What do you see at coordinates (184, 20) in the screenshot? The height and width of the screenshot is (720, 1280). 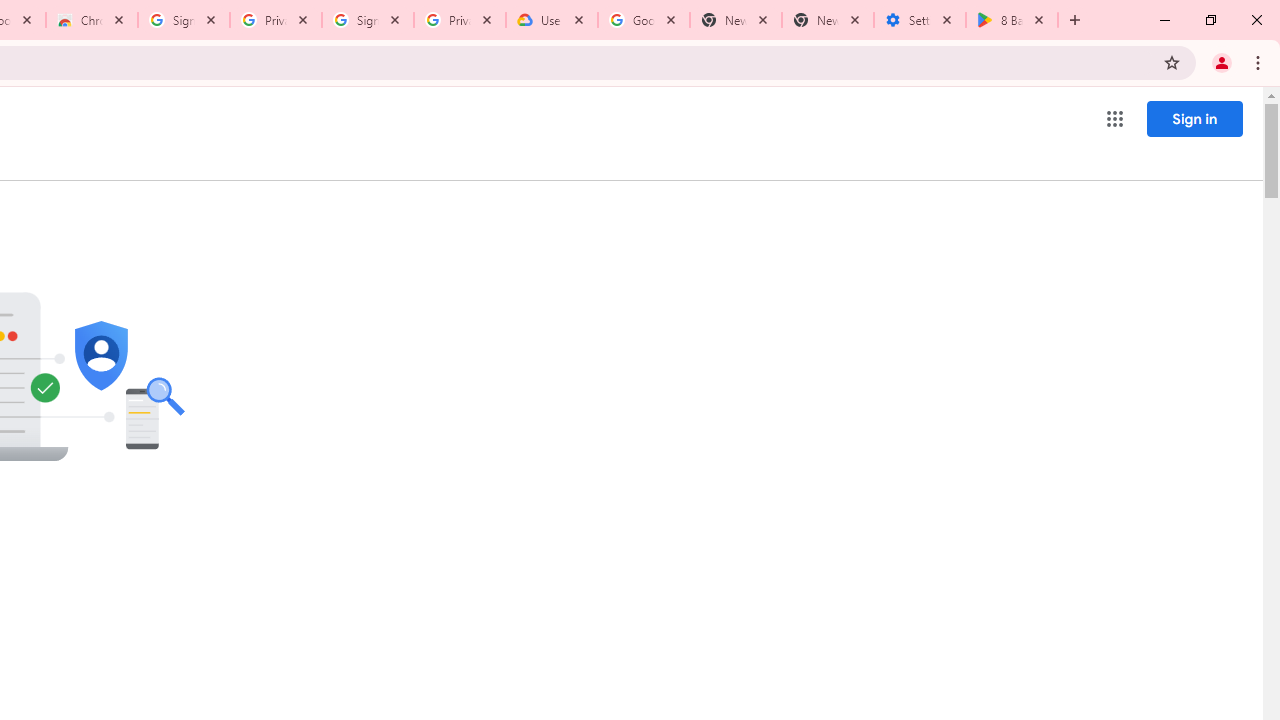 I see `'Sign in - Google Accounts'` at bounding box center [184, 20].